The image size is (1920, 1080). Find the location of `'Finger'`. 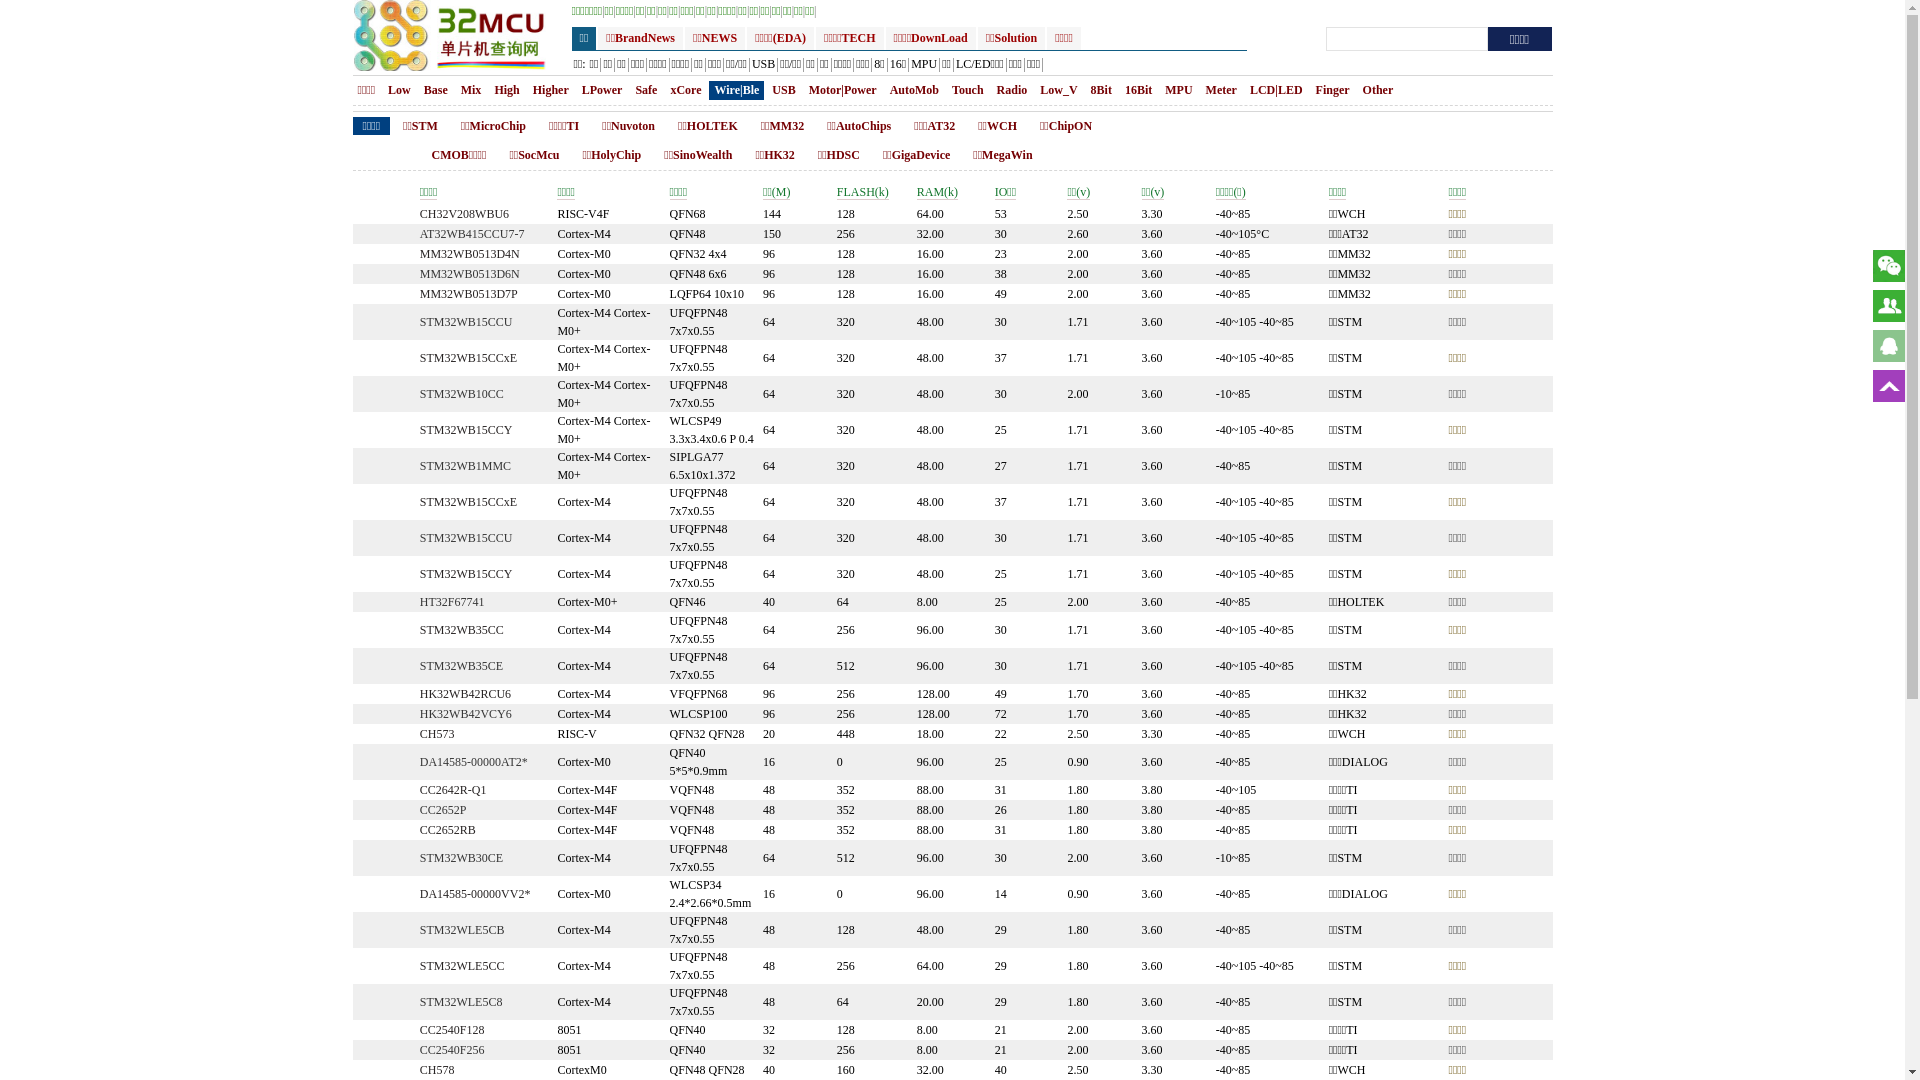

'Finger' is located at coordinates (1333, 90).